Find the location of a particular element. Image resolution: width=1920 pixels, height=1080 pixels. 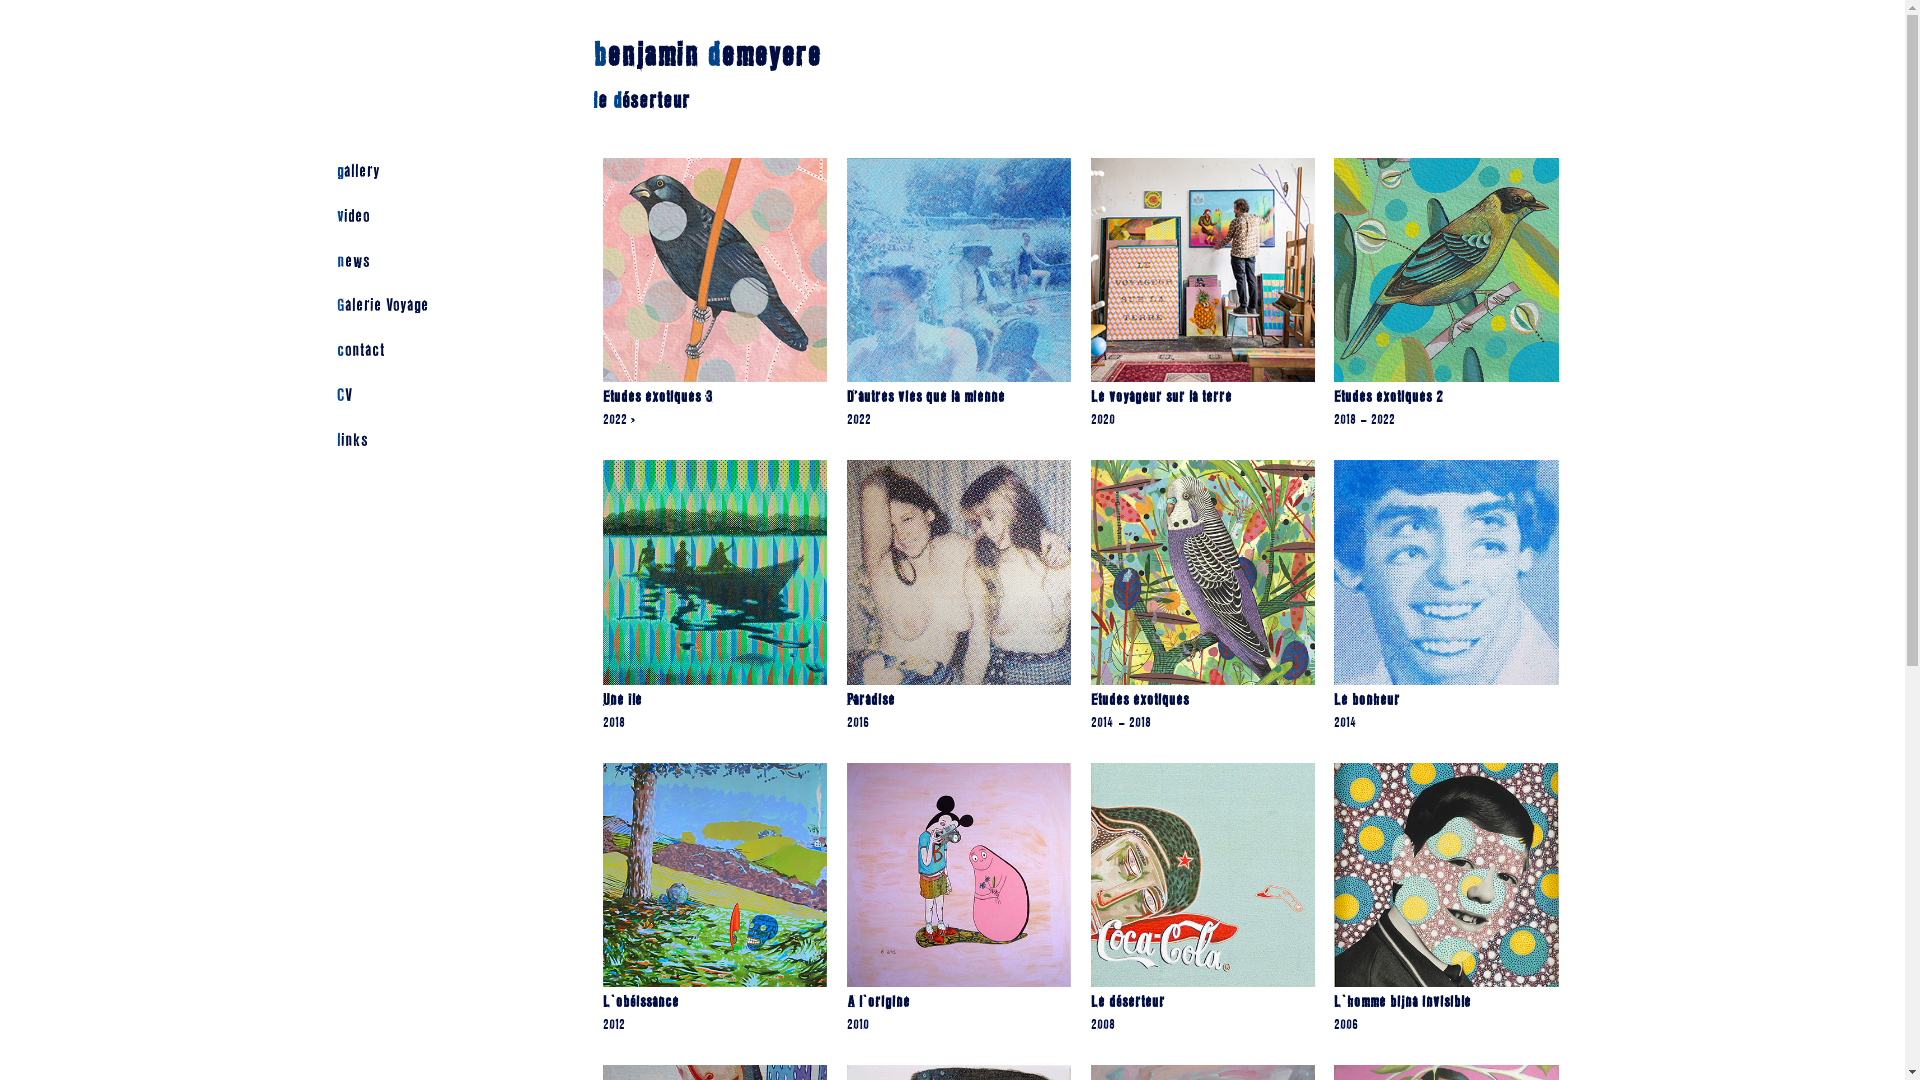

'benjamin demeyere' is located at coordinates (706, 54).